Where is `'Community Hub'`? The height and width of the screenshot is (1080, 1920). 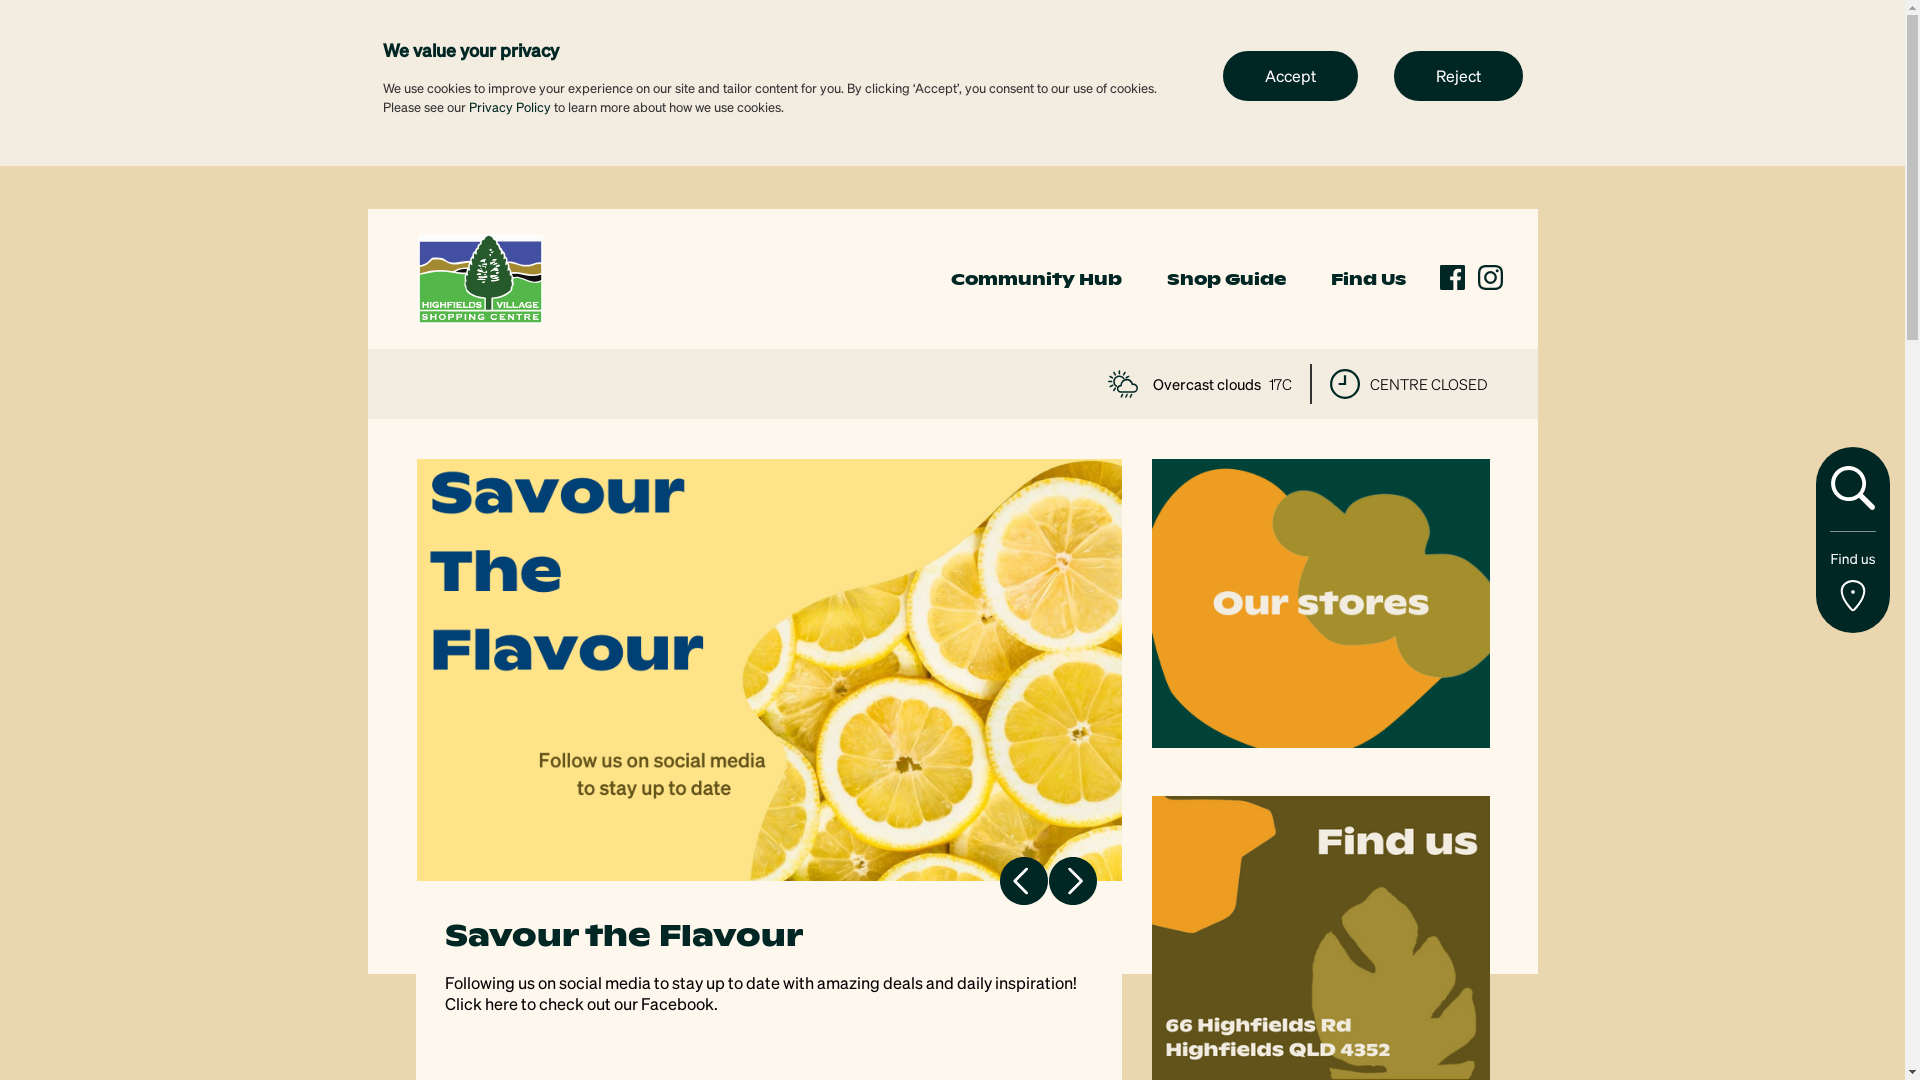 'Community Hub' is located at coordinates (949, 279).